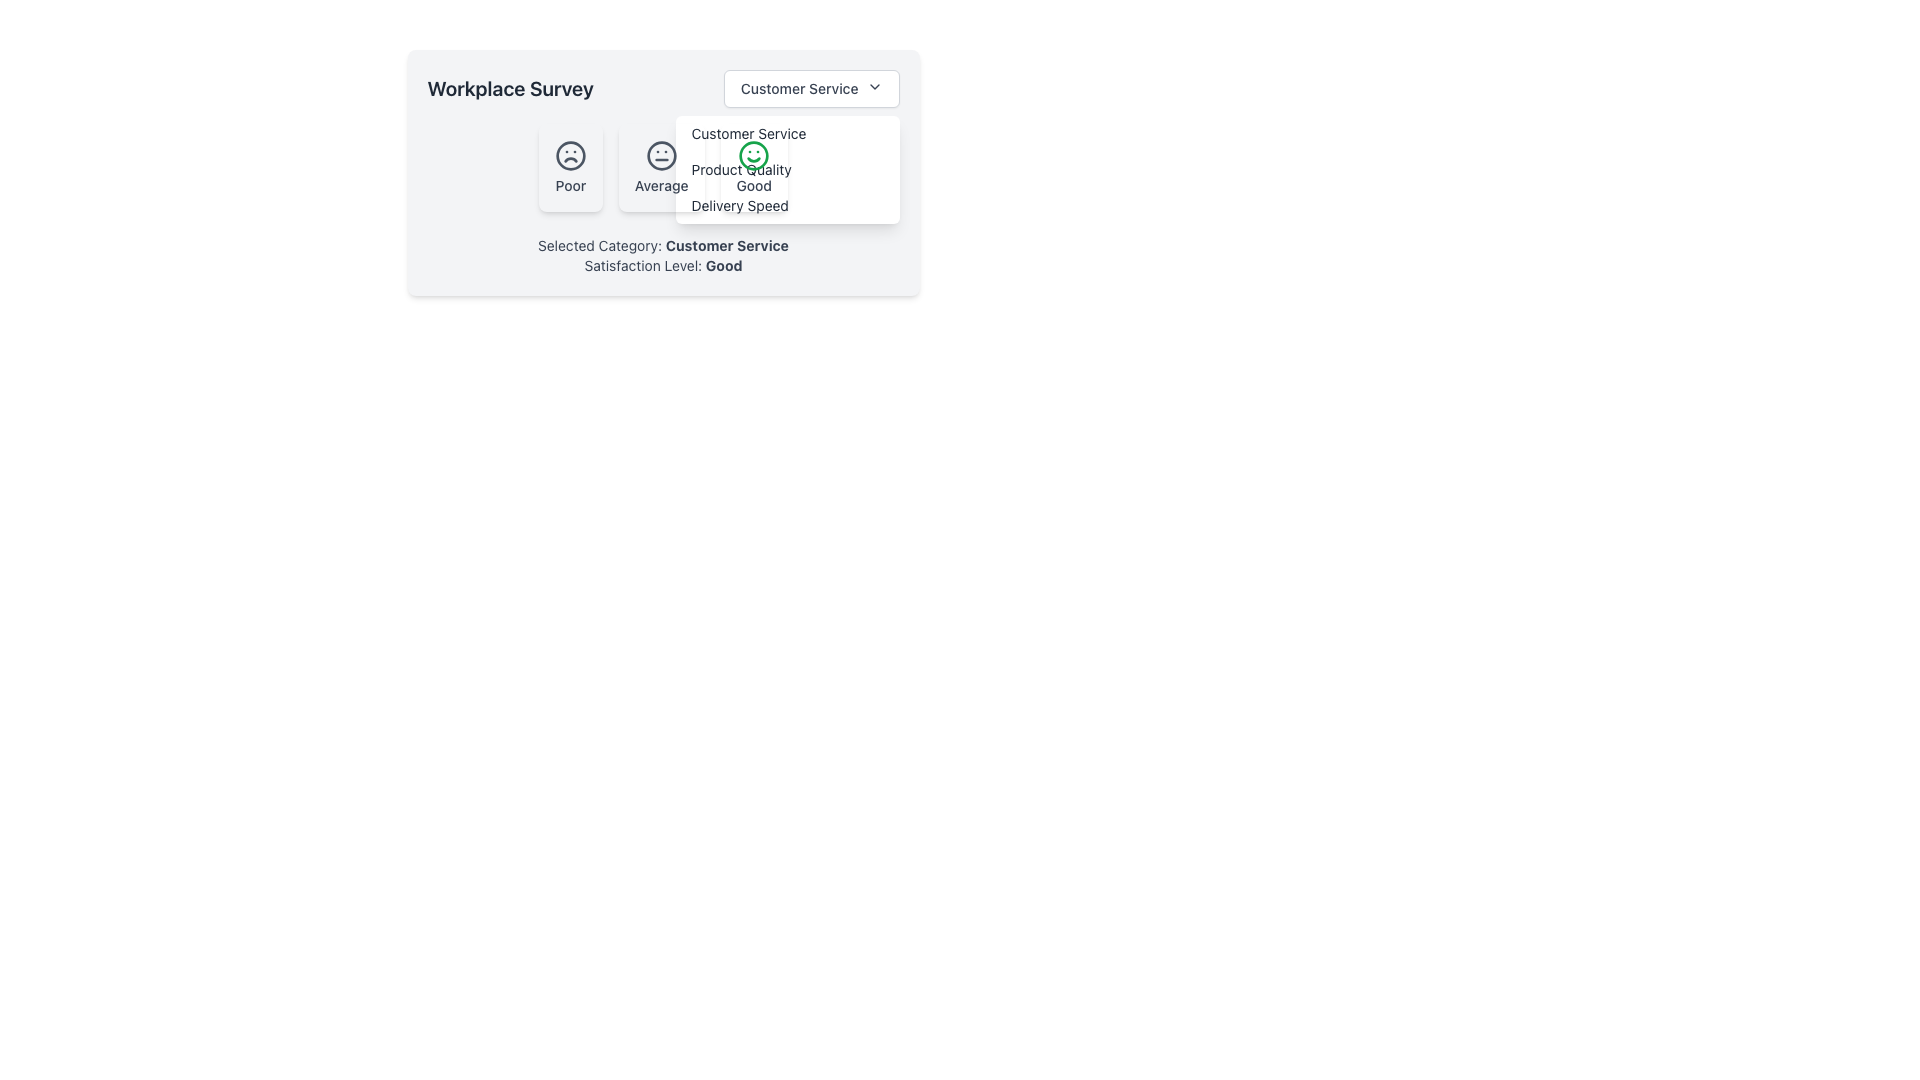  What do you see at coordinates (569, 185) in the screenshot?
I see `the text label displaying the word 'Poor', which is styled in a small gray font and located below an icon representing dissatisfaction in the feedback section` at bounding box center [569, 185].